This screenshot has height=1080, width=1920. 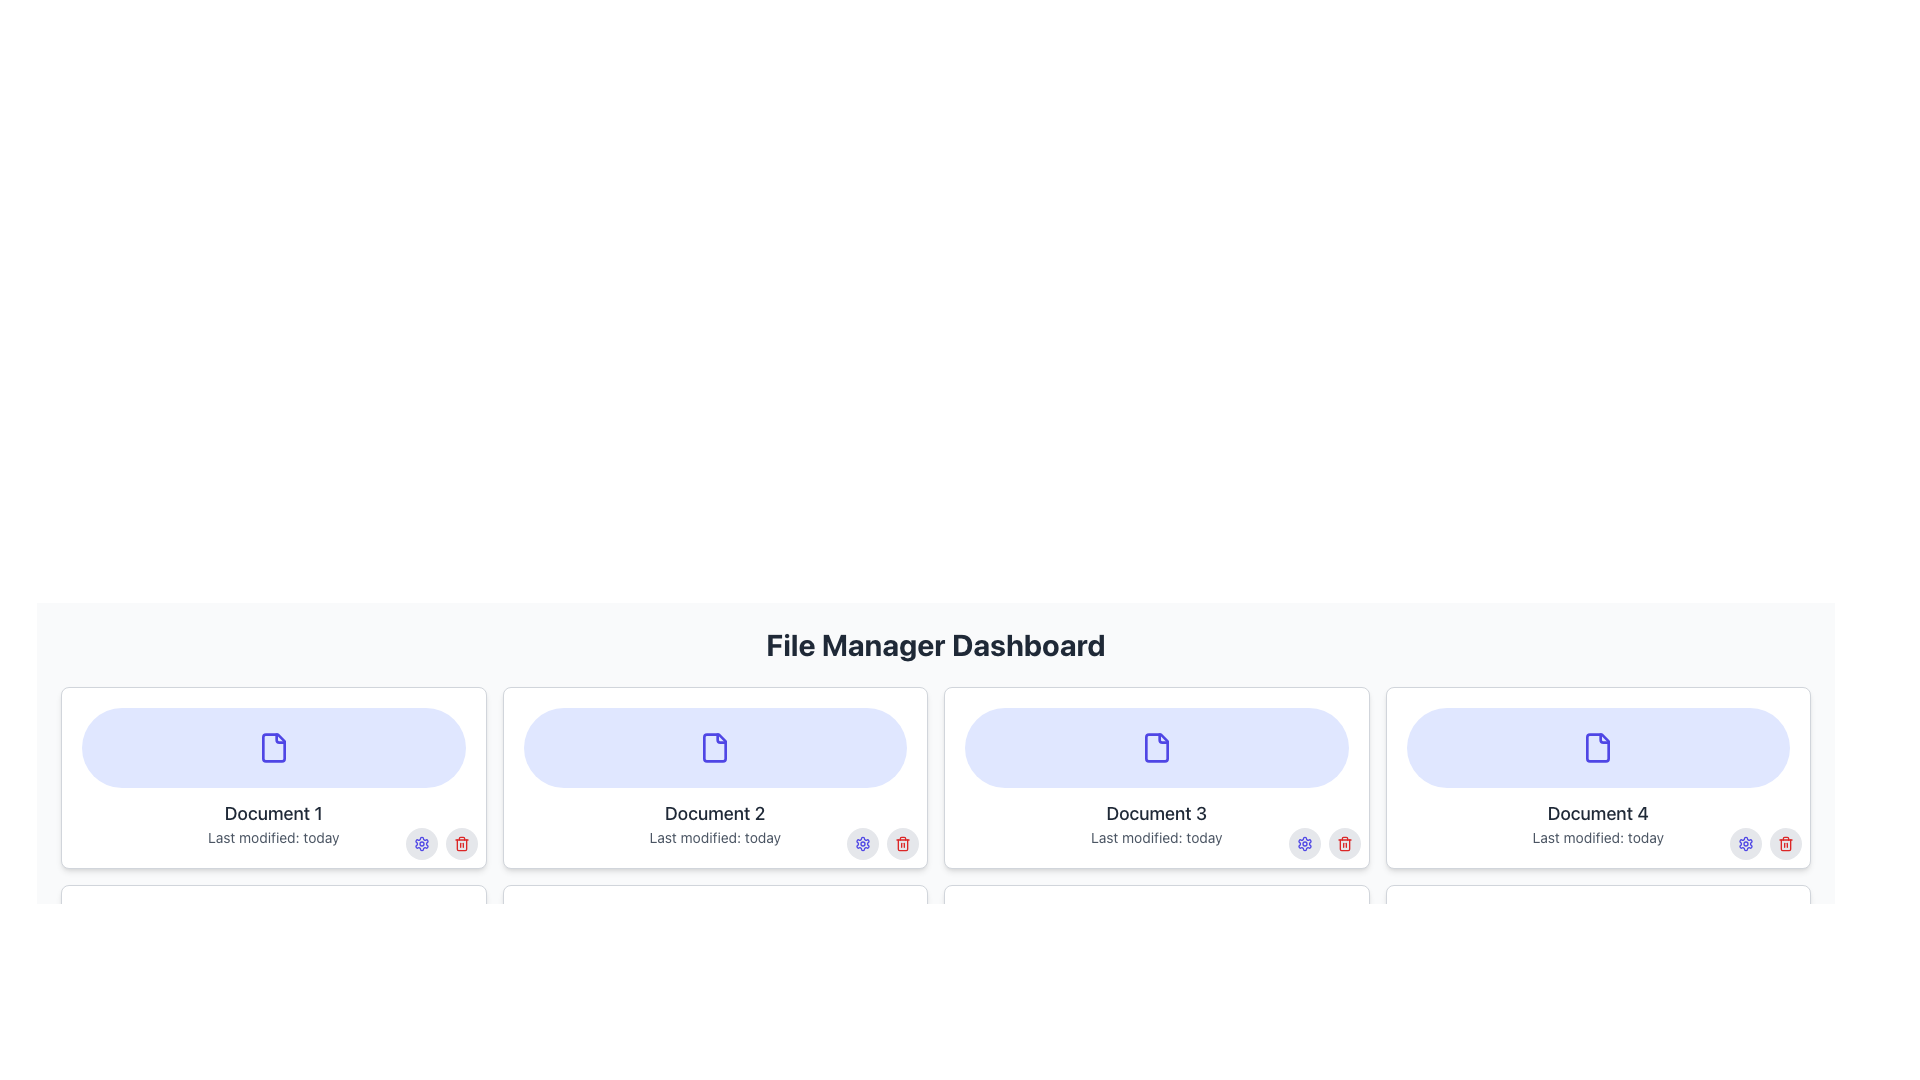 I want to click on the document icon, so click(x=272, y=748).